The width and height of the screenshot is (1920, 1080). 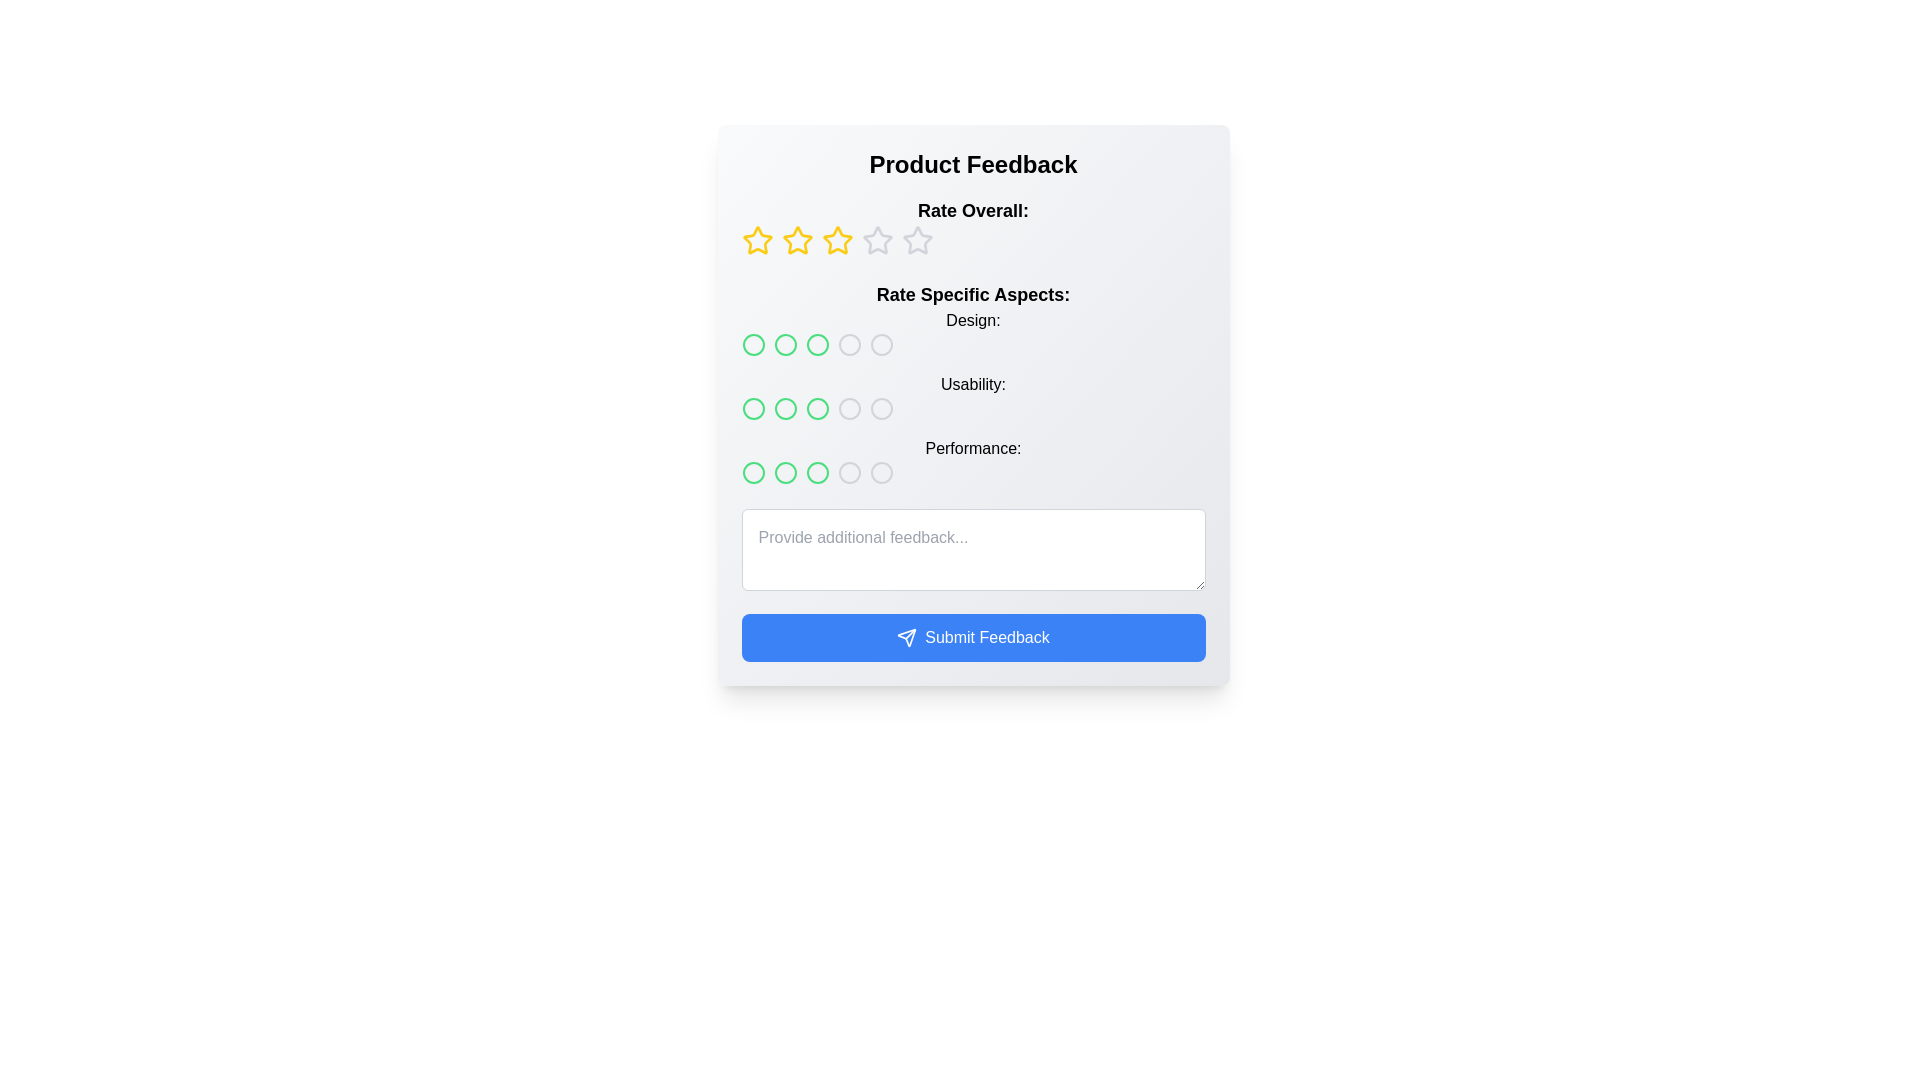 I want to click on the third circle button in the Performance section of the 'Rate Specific Aspects' group, so click(x=784, y=473).